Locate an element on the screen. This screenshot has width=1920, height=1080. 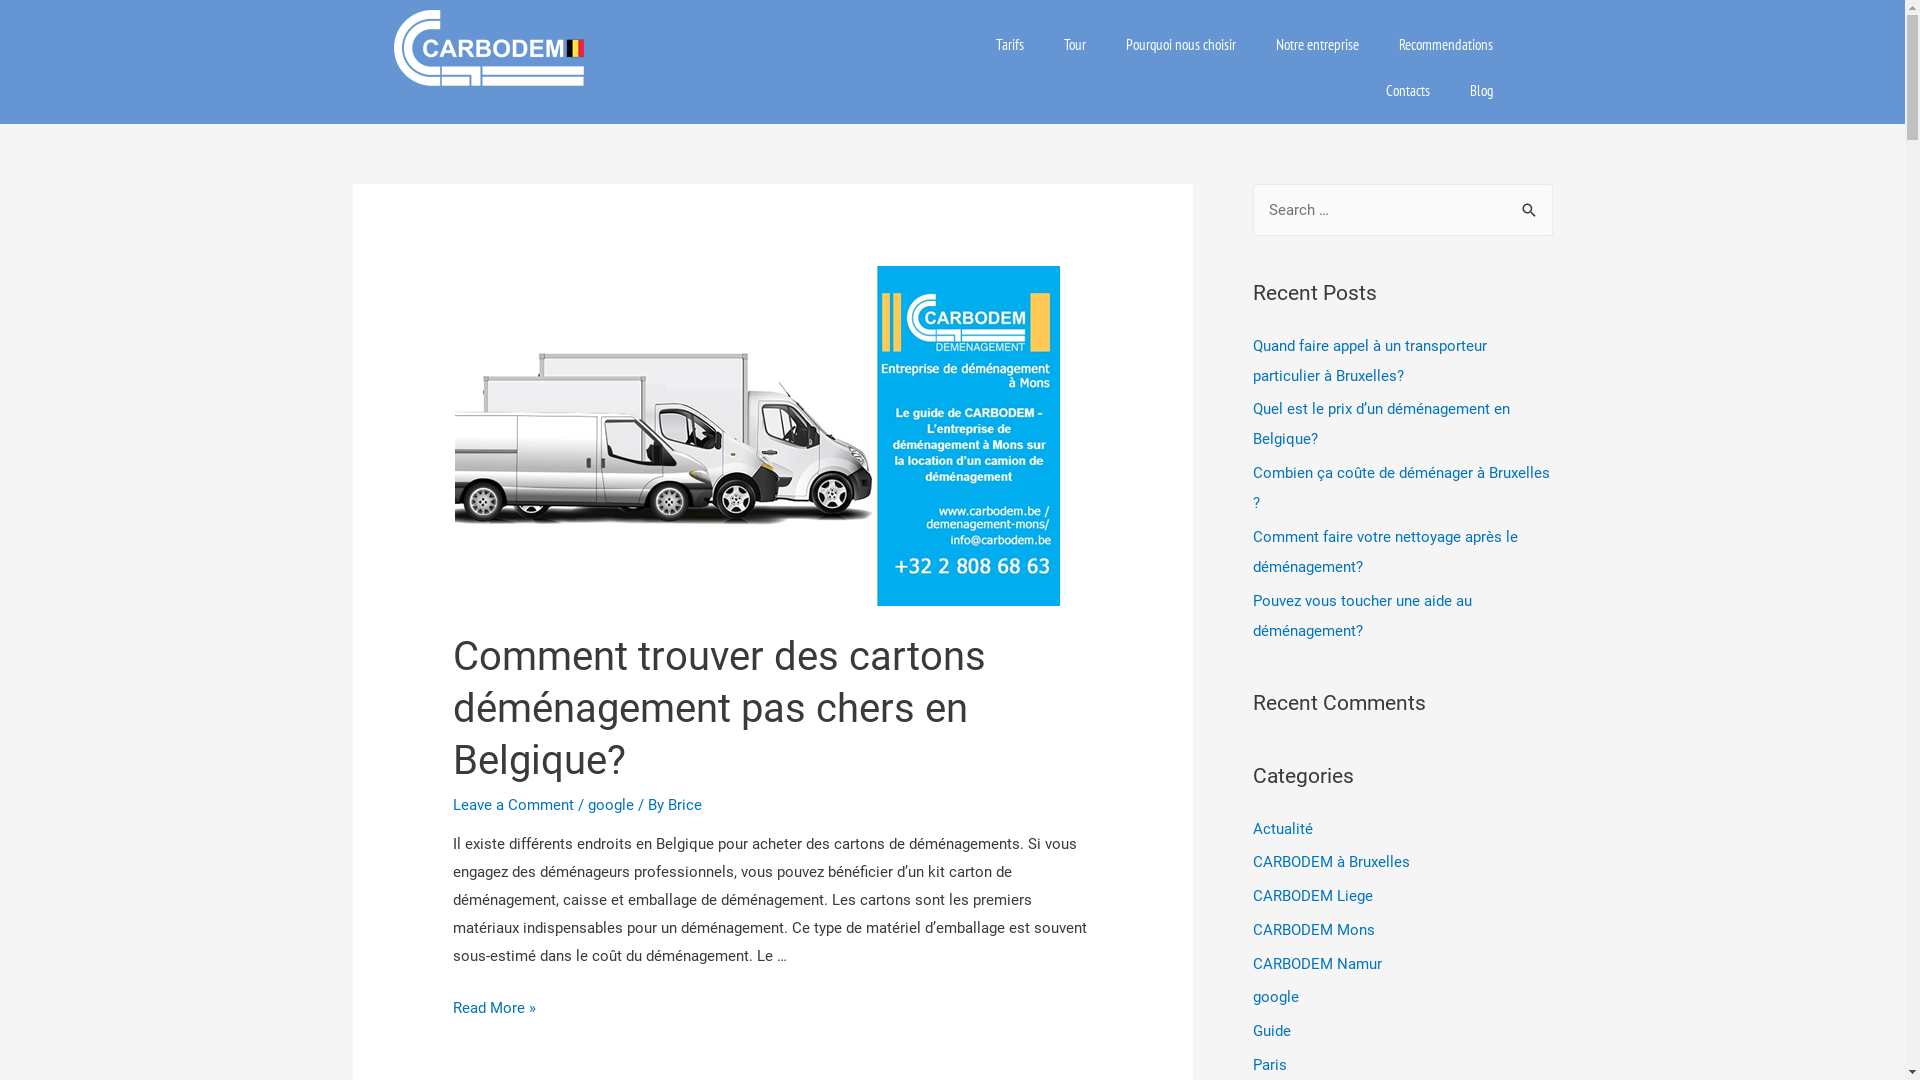
'Brice' is located at coordinates (685, 804).